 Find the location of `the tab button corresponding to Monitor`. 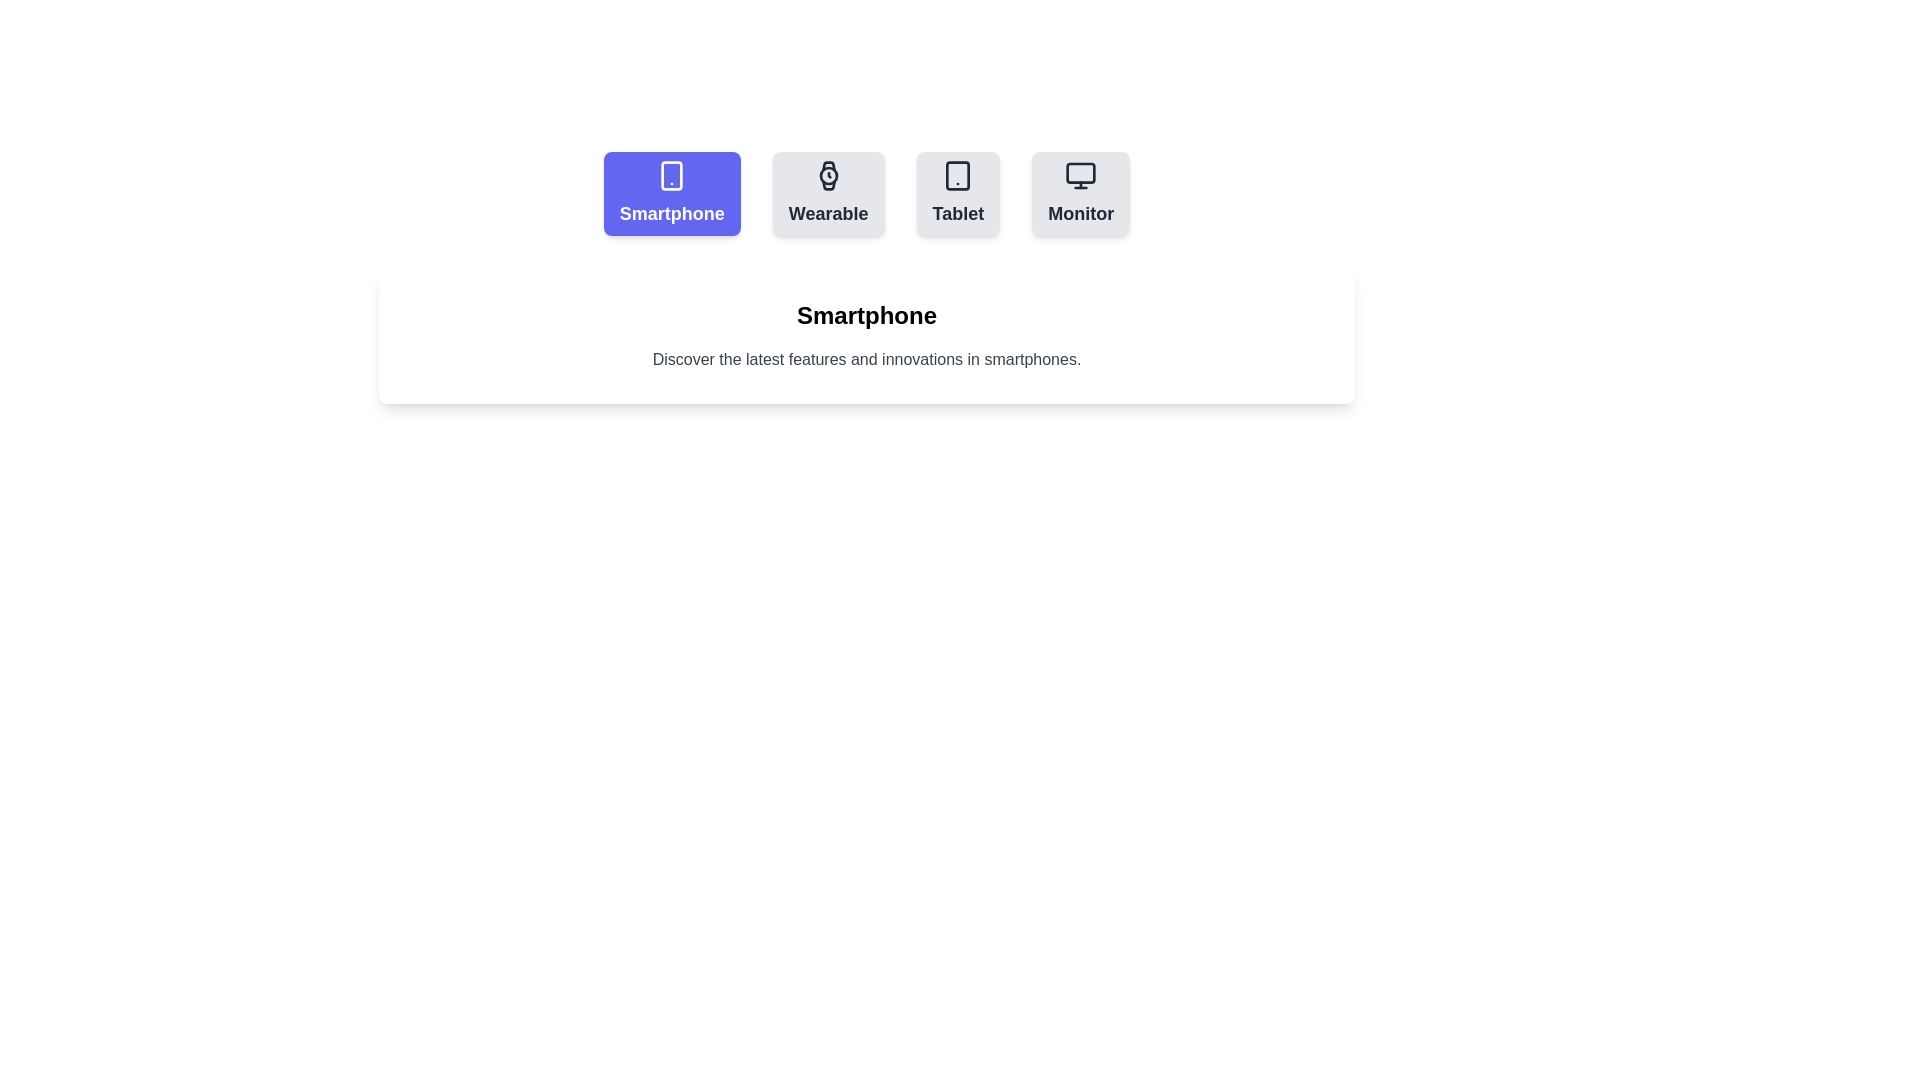

the tab button corresponding to Monitor is located at coordinates (1080, 193).